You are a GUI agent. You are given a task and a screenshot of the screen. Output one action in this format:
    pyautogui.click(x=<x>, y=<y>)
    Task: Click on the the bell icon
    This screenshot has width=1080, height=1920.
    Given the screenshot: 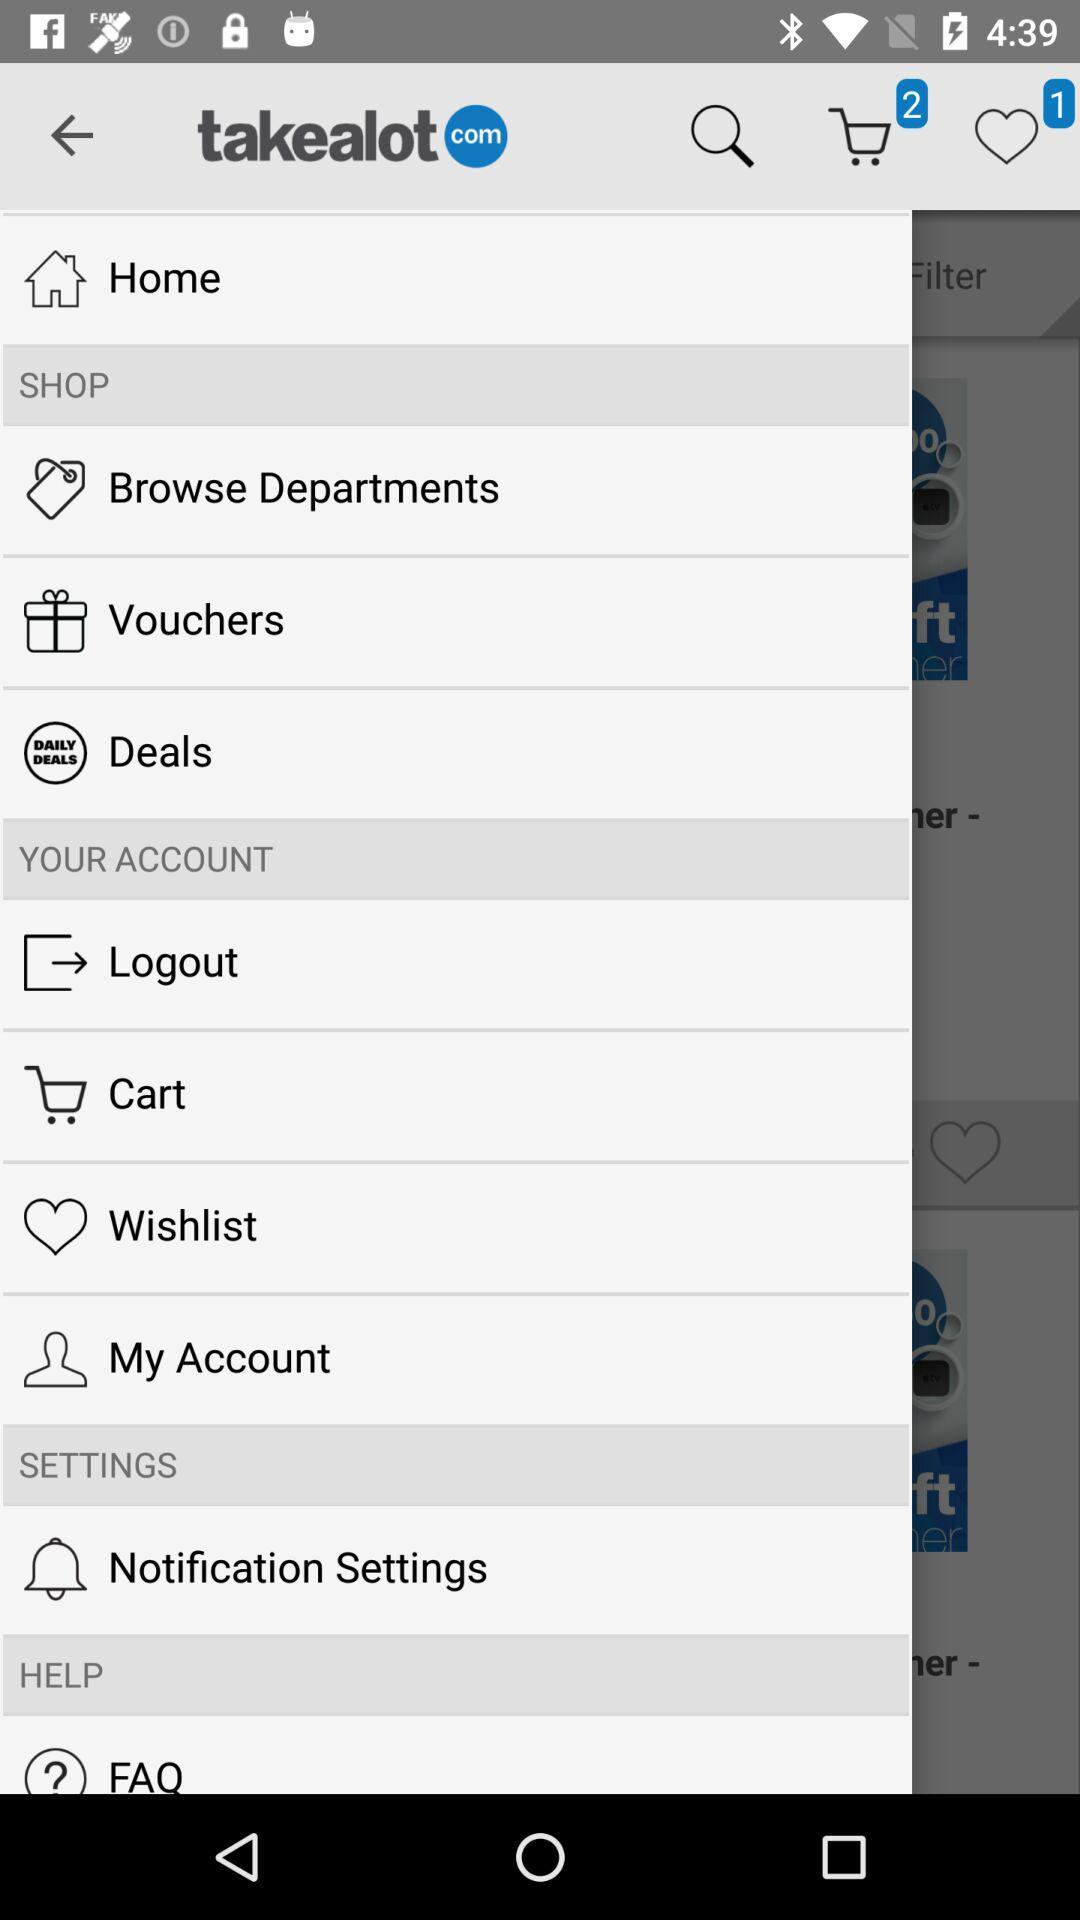 What is the action you would take?
    pyautogui.click(x=54, y=1568)
    